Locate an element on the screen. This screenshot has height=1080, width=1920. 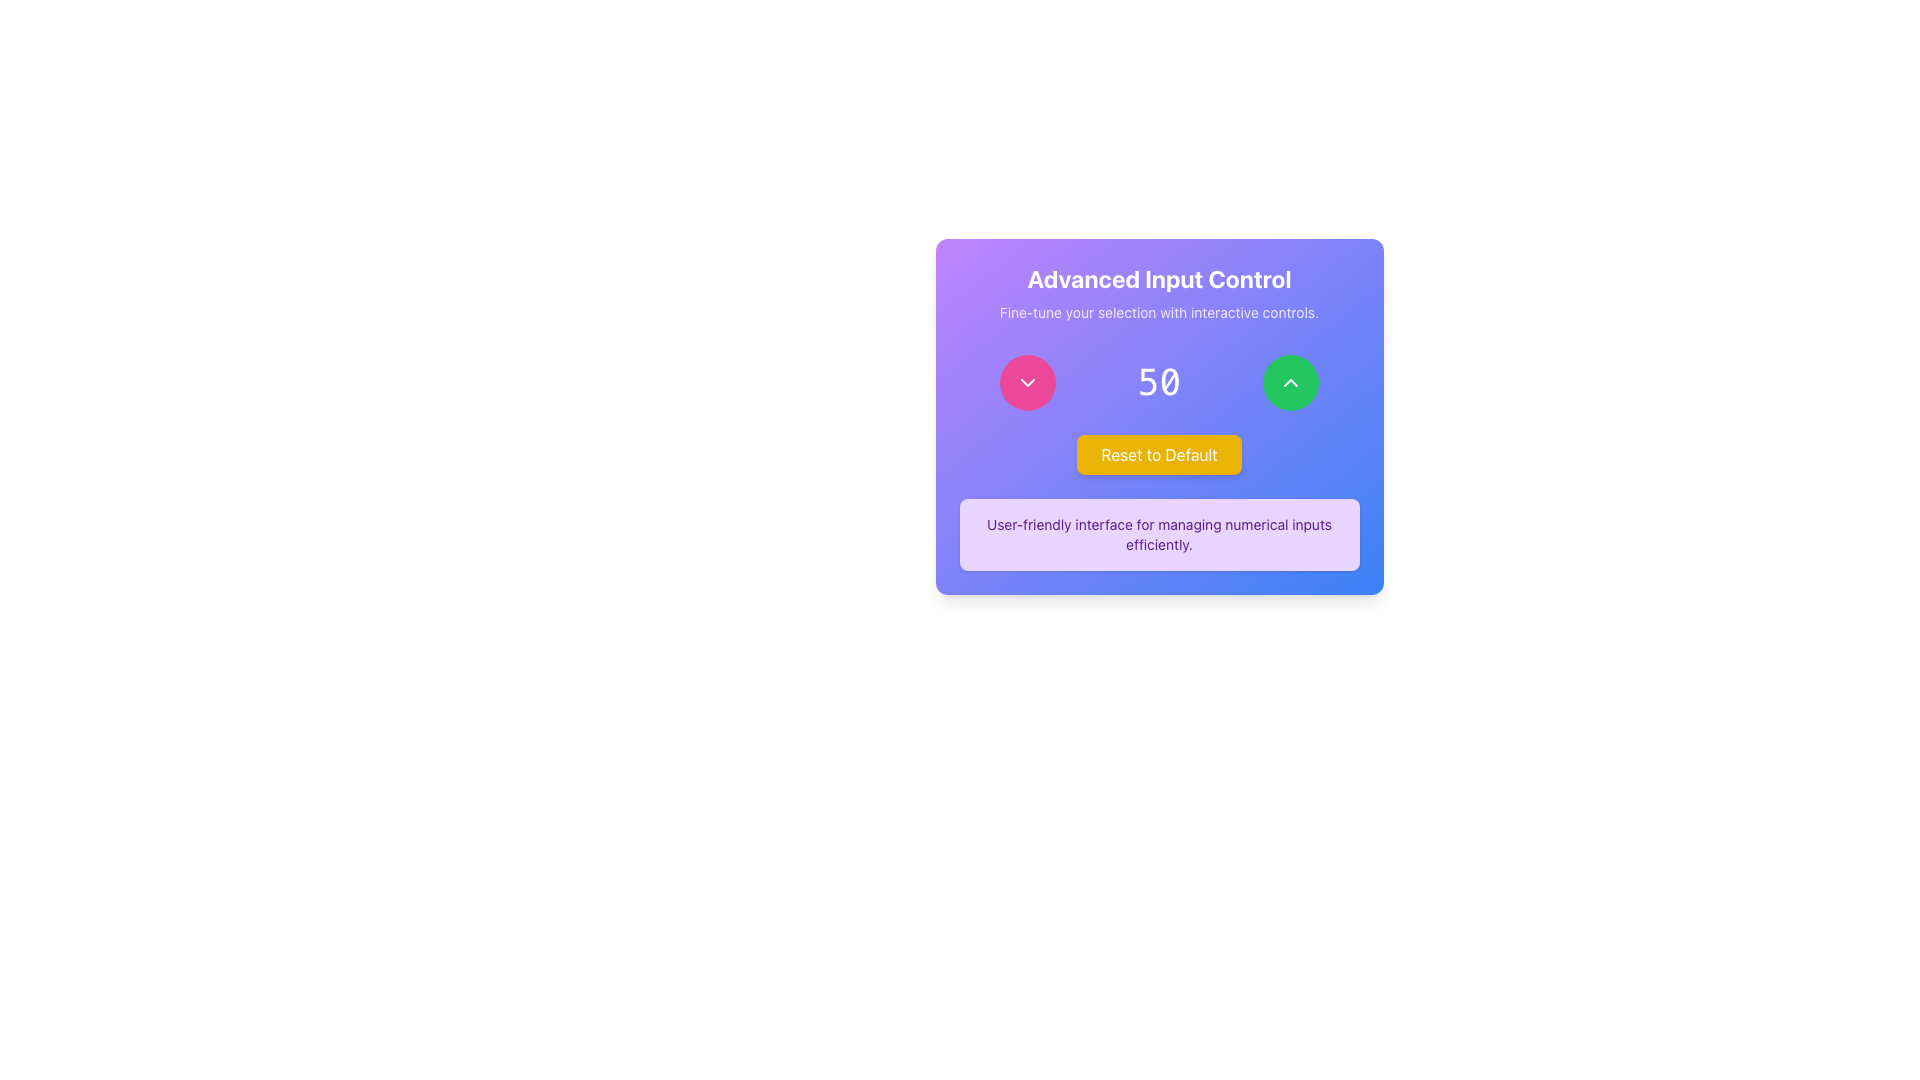
the informational text label located at the bottom of the 'Advanced Input Control' card, which provides additional clarity regarding the feature is located at coordinates (1159, 534).